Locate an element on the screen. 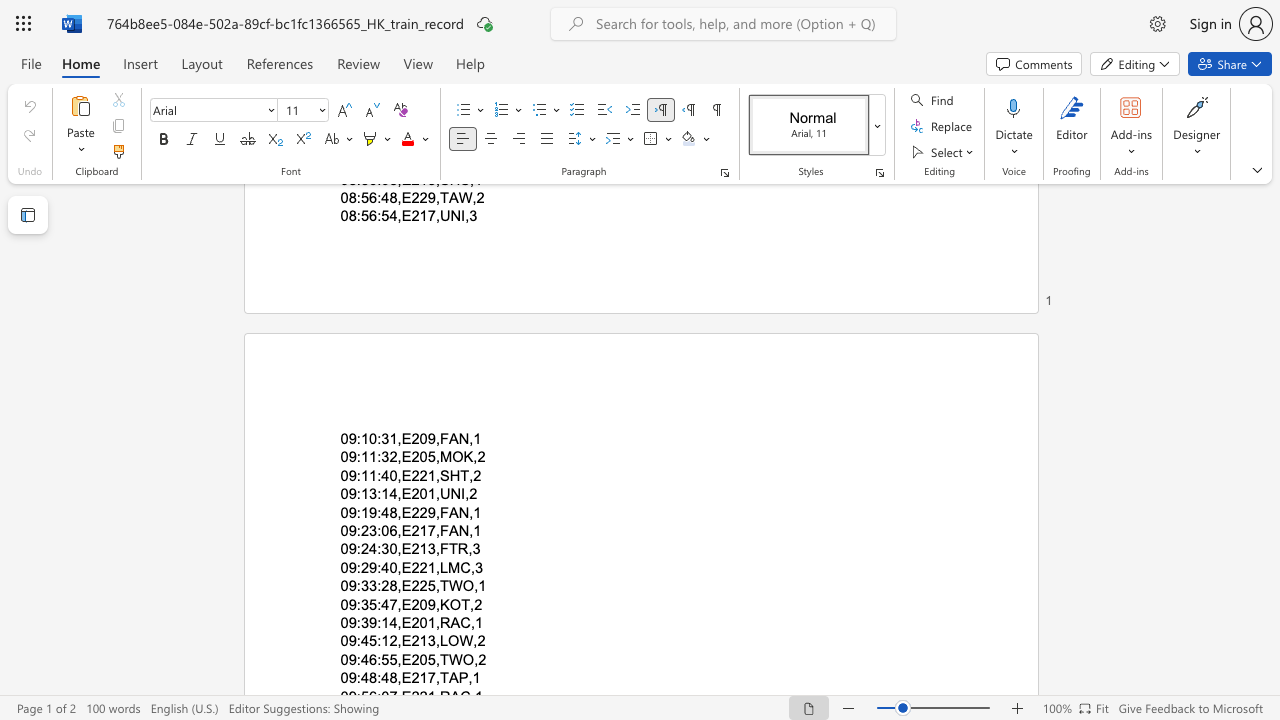 This screenshot has height=720, width=1280. the subset text "2,E205,MOK,2" within the text "09:11:32,E205,MOK,2" is located at coordinates (389, 457).